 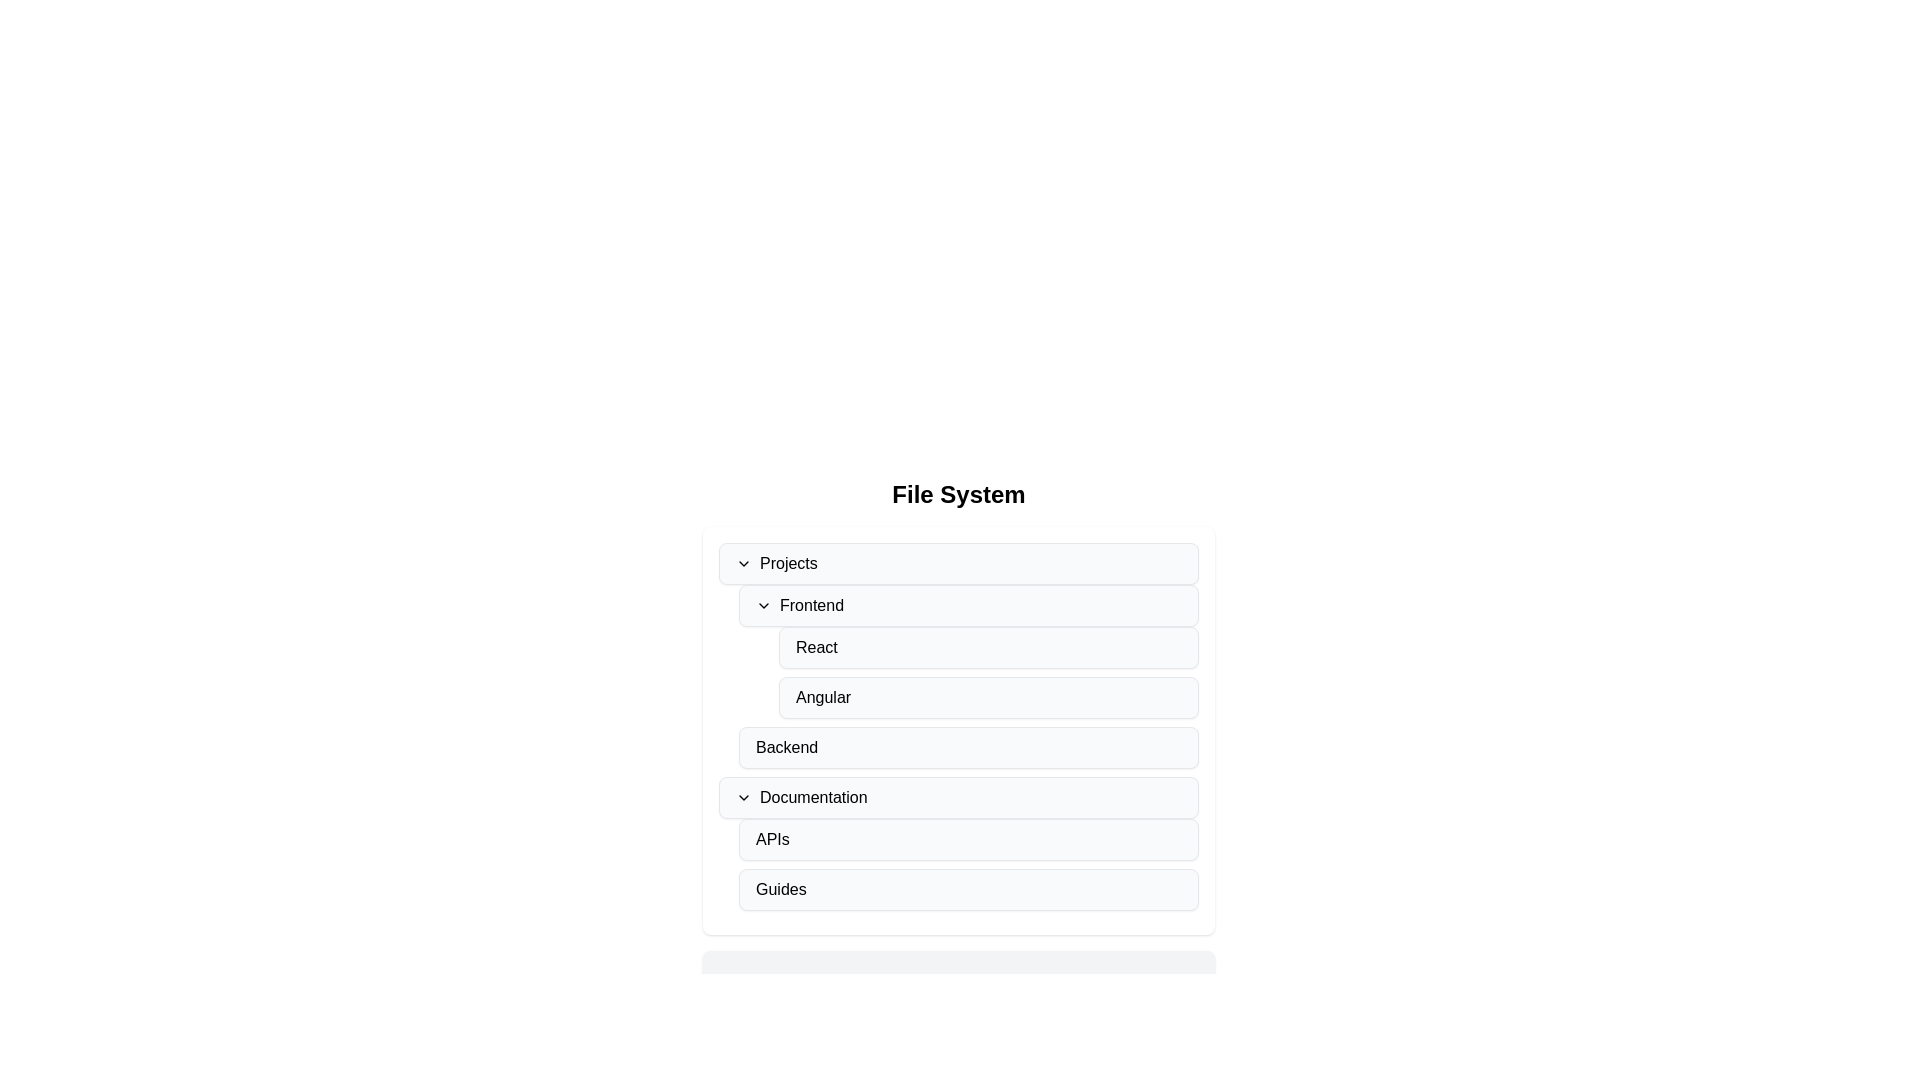 What do you see at coordinates (823, 697) in the screenshot?
I see `the 'Angular' clickable list item` at bounding box center [823, 697].